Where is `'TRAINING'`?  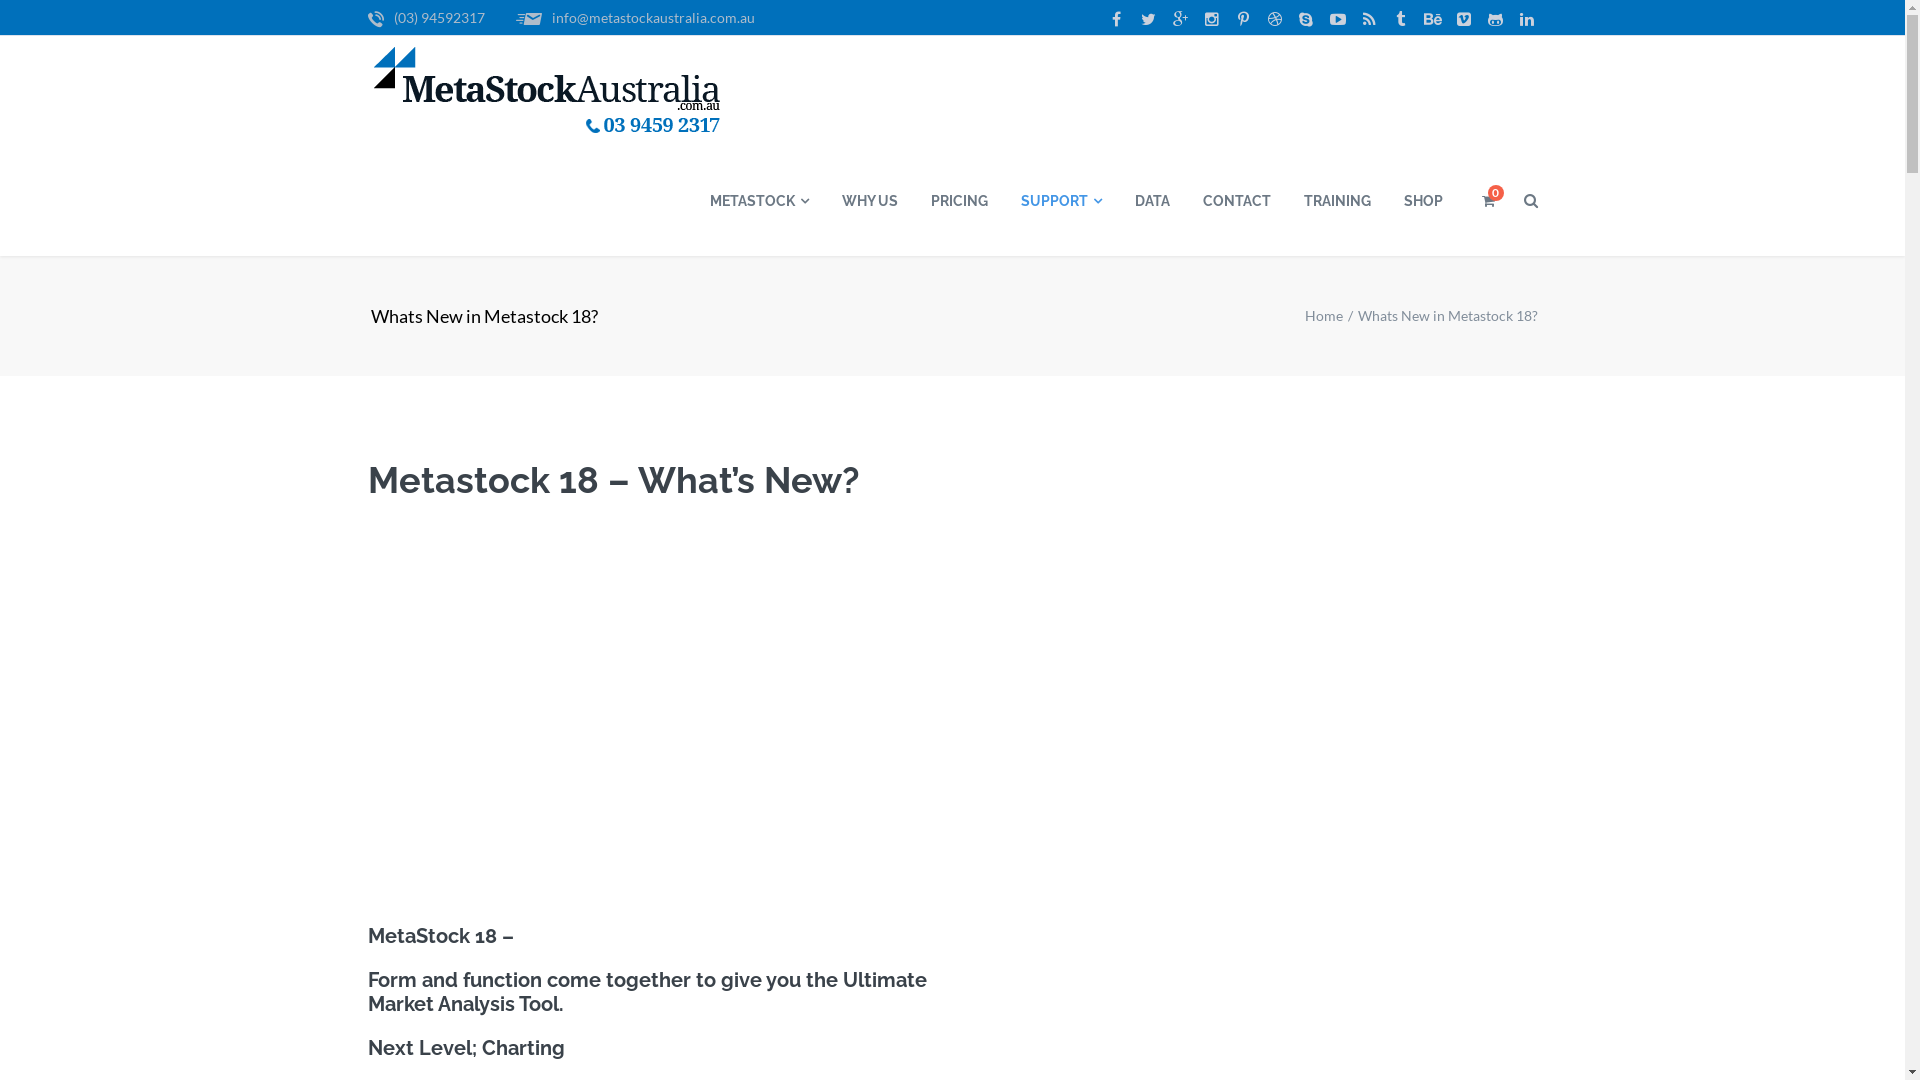 'TRAINING' is located at coordinates (1335, 200).